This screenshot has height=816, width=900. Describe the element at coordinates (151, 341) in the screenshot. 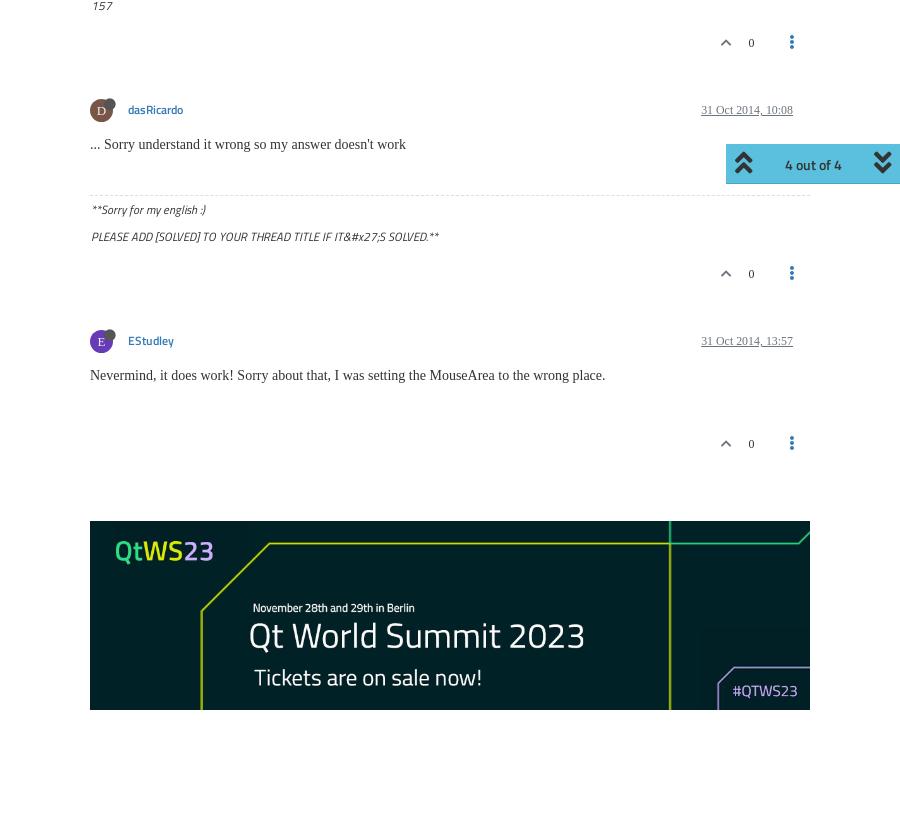

I see `'EStudley'` at that location.